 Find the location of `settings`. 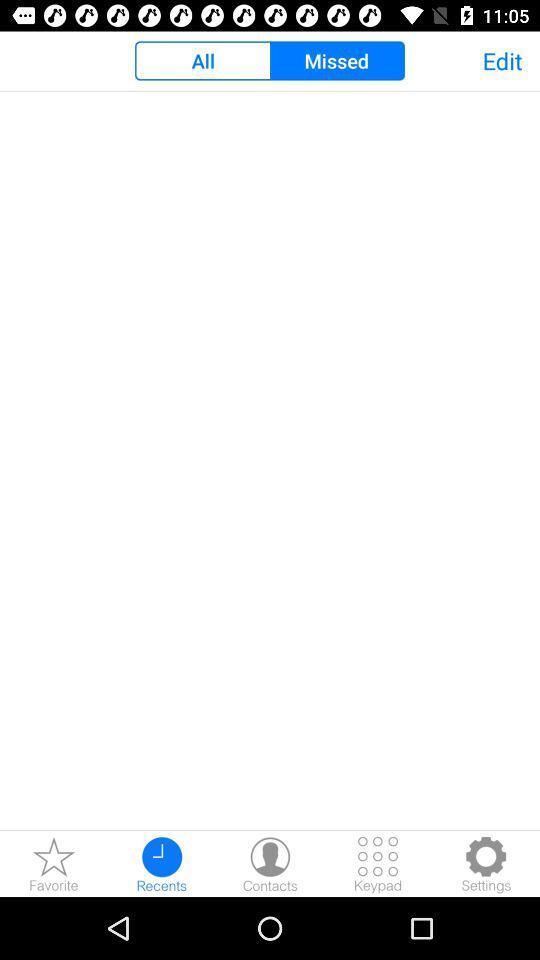

settings is located at coordinates (485, 863).